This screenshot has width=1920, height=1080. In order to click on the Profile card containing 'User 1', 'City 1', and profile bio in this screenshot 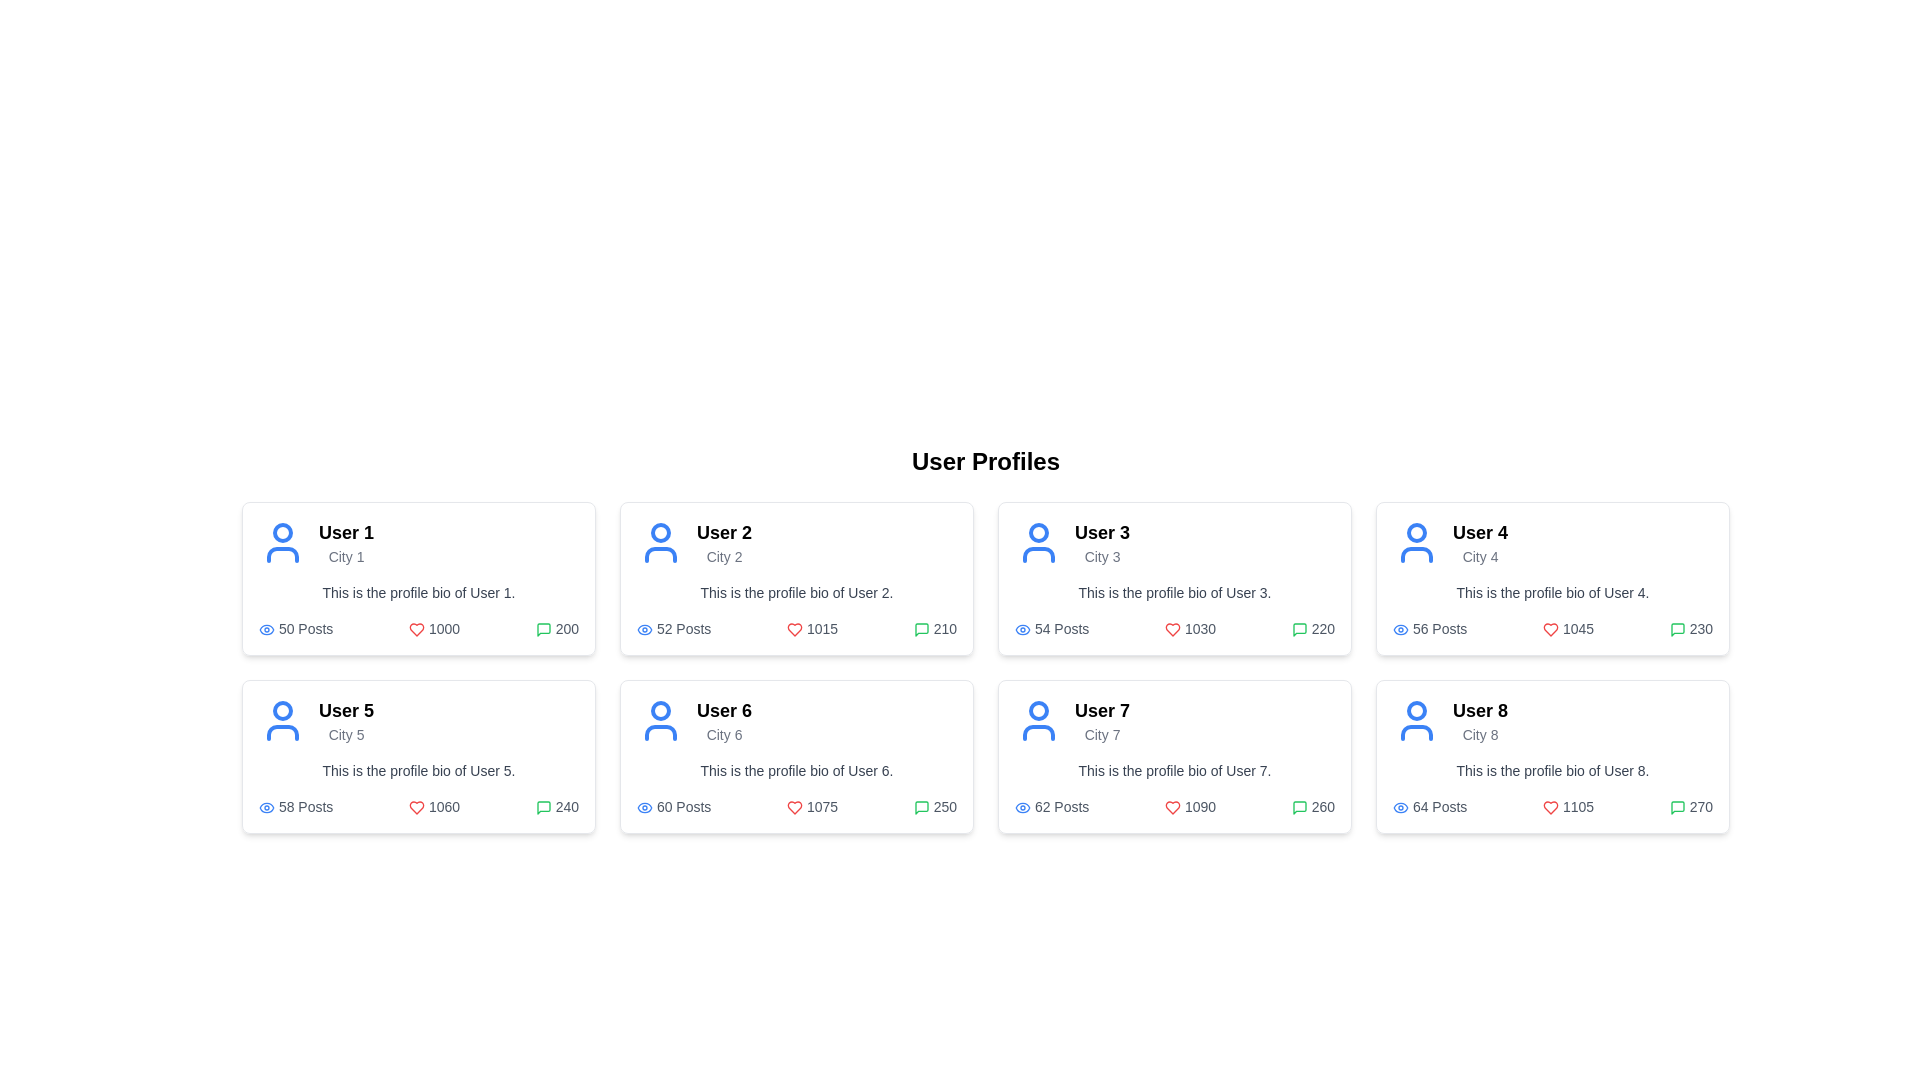, I will do `click(417, 578)`.